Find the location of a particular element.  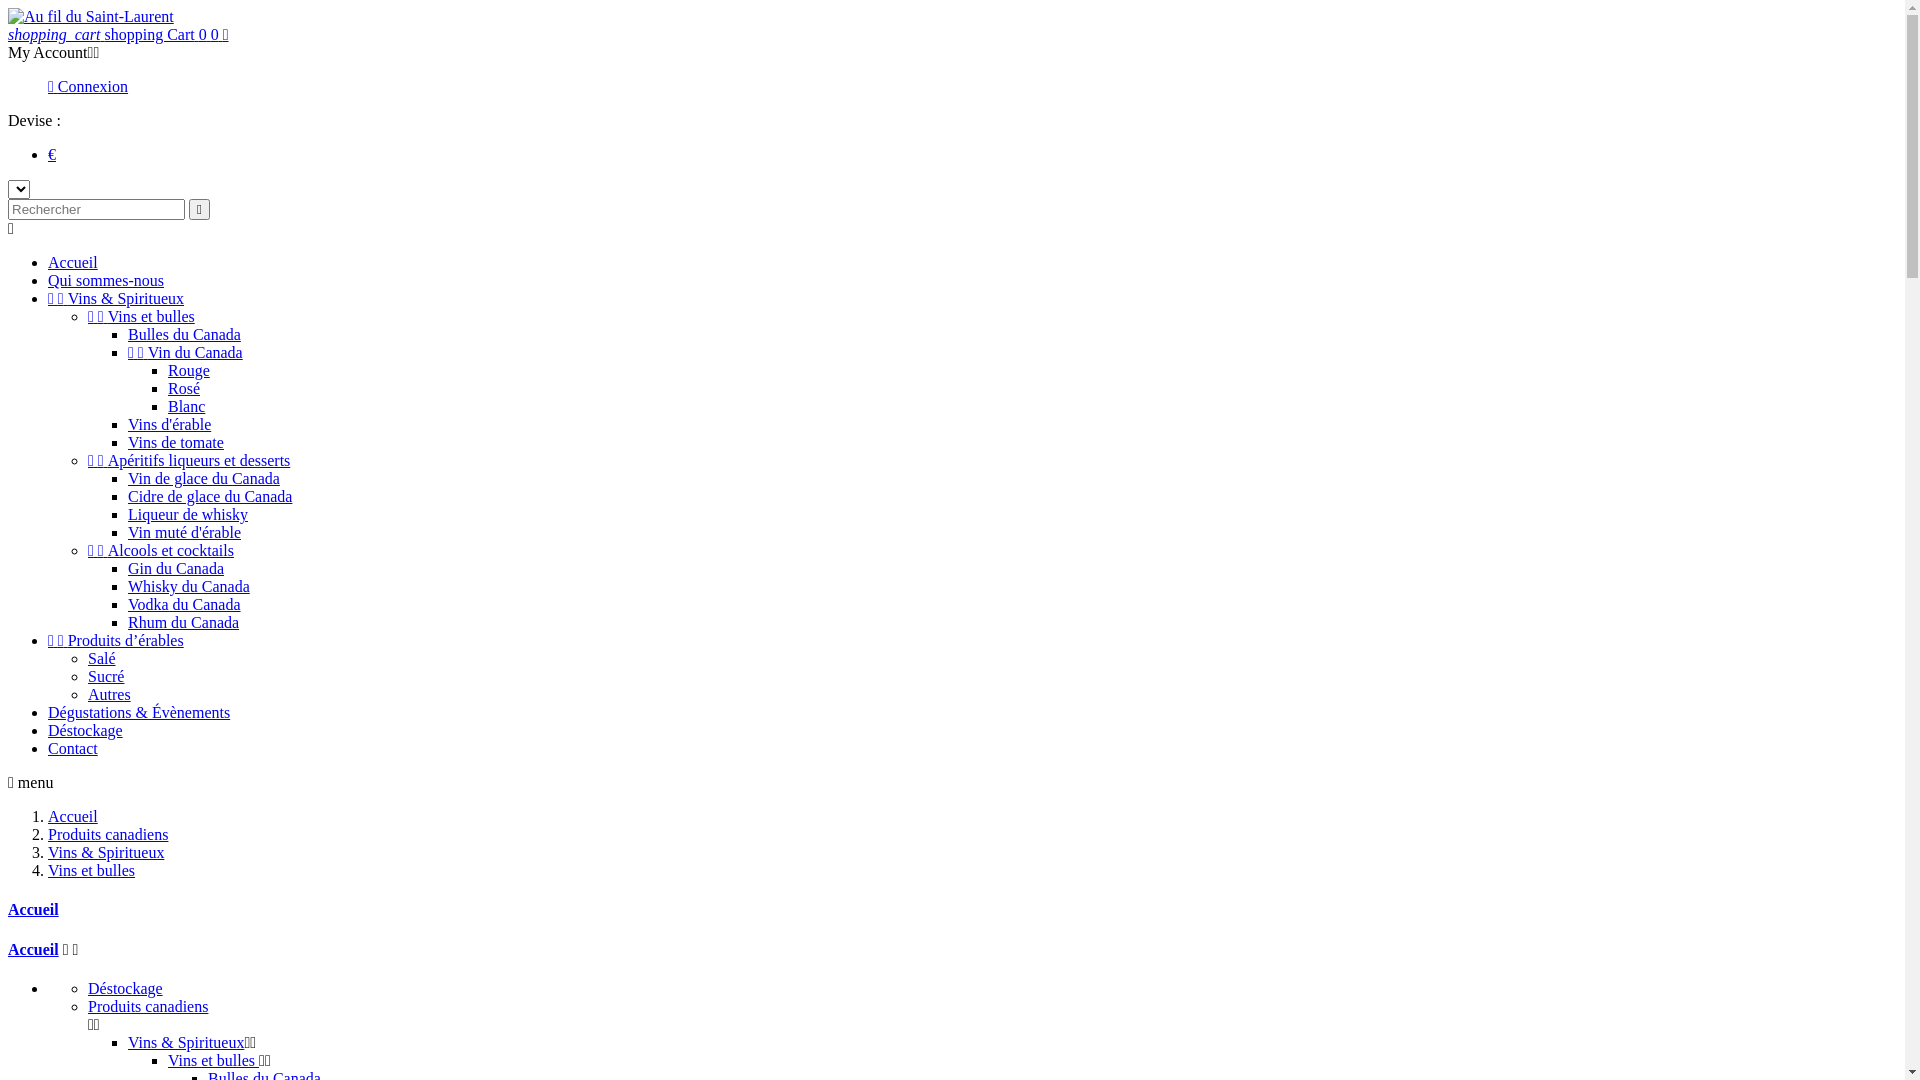

'Bulles du Canada' is located at coordinates (184, 333).